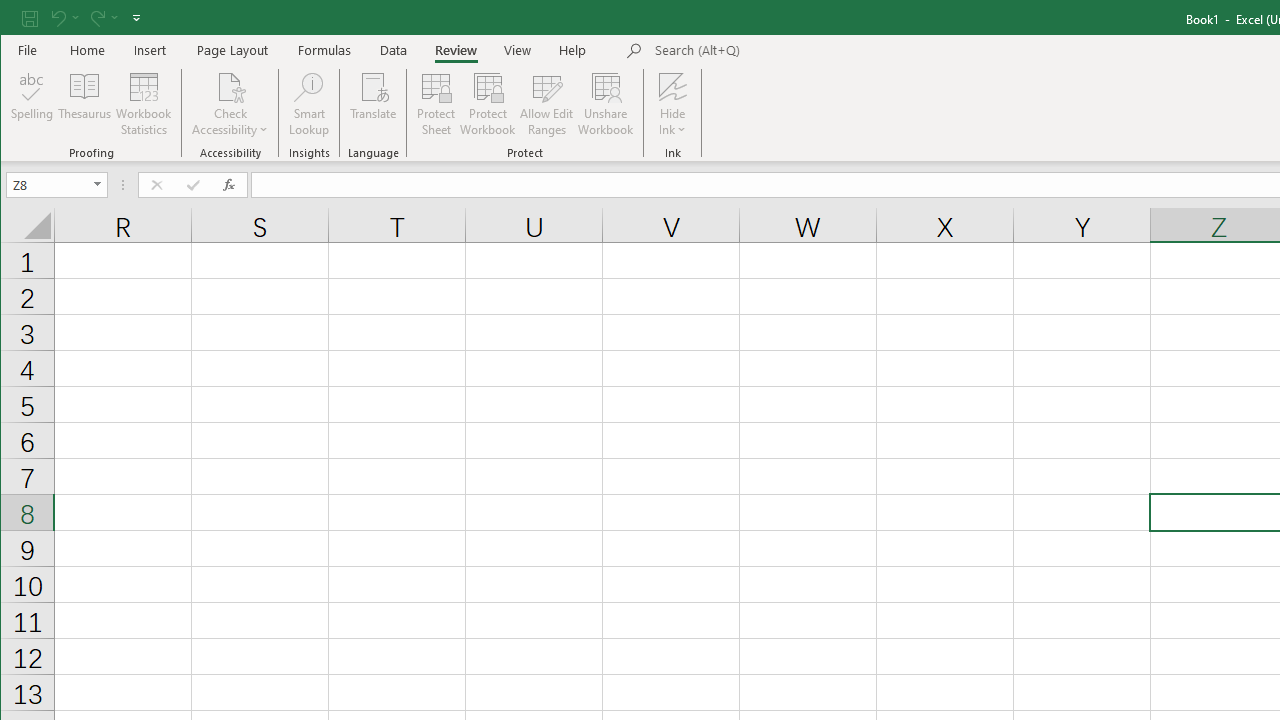 The width and height of the screenshot is (1280, 720). Describe the element at coordinates (84, 104) in the screenshot. I see `'Thesaurus...'` at that location.